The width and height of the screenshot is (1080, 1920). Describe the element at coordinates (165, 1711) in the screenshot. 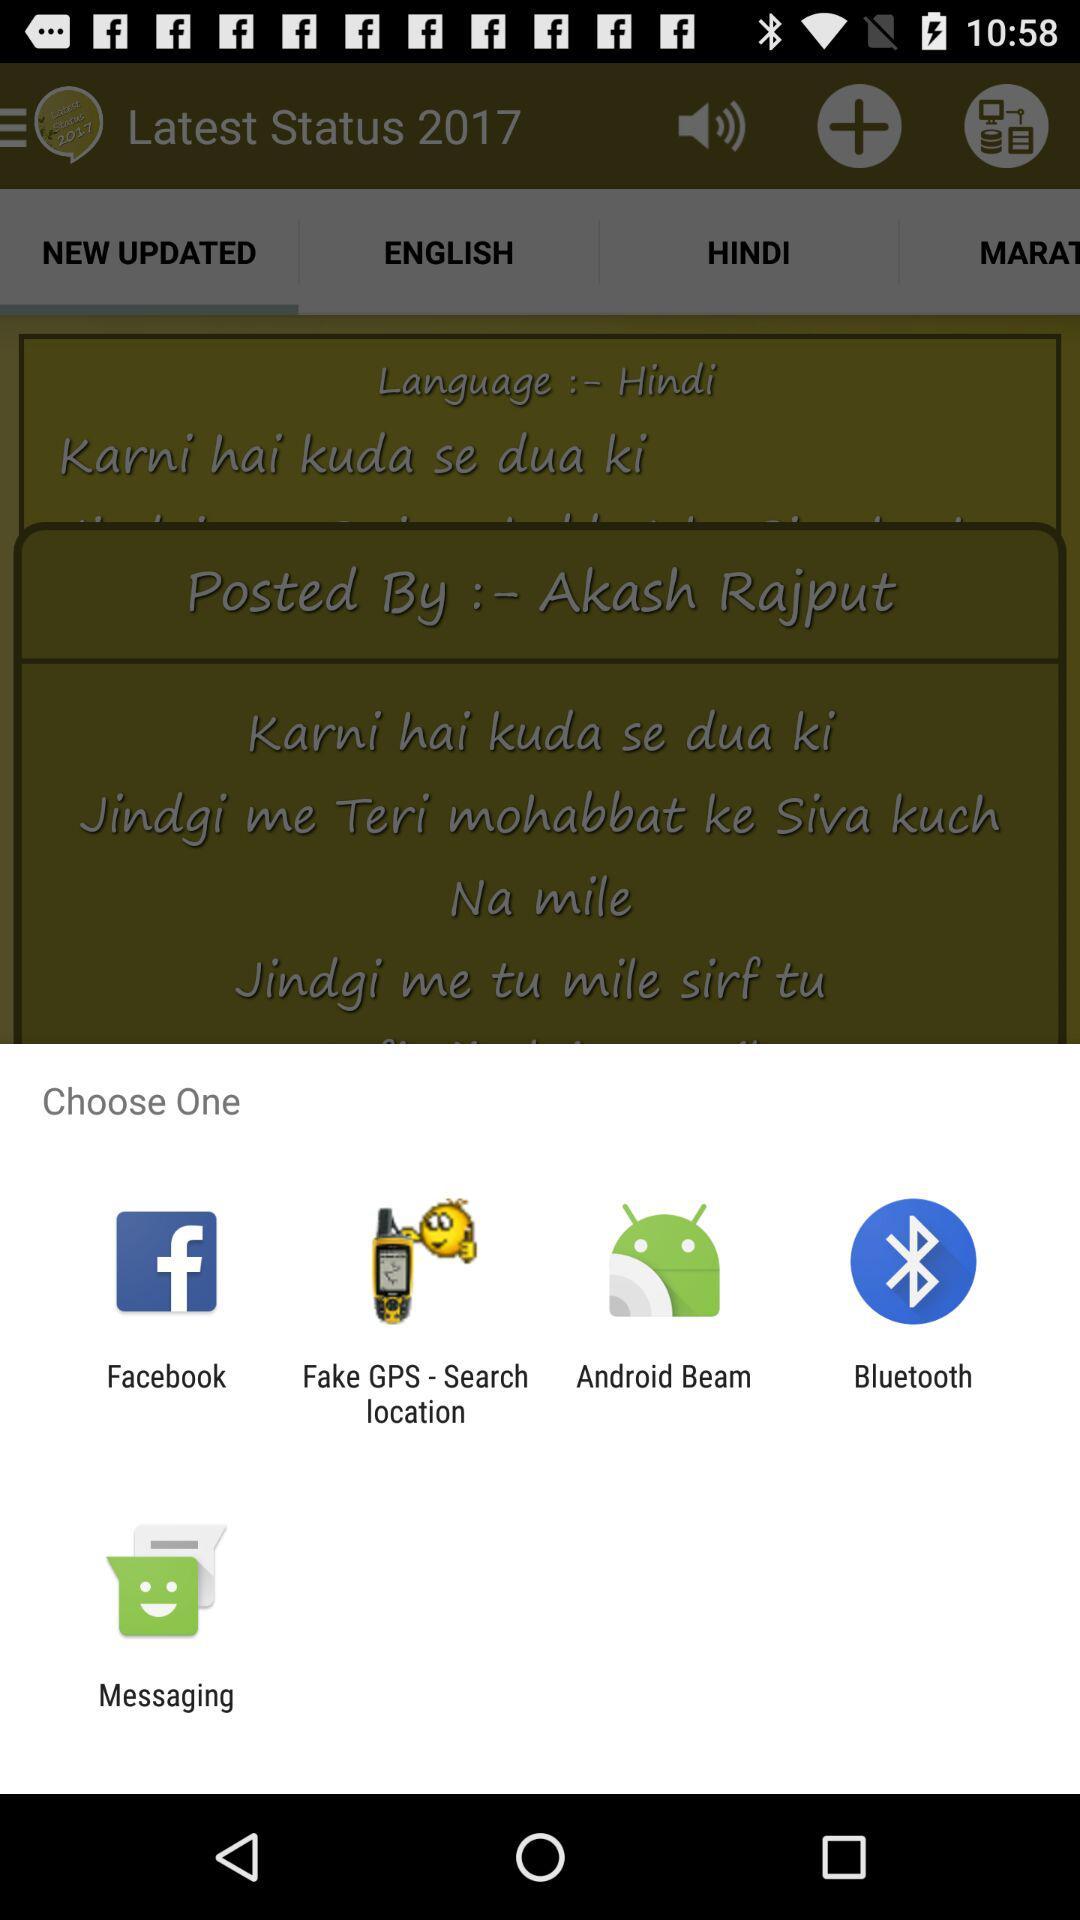

I see `messaging item` at that location.